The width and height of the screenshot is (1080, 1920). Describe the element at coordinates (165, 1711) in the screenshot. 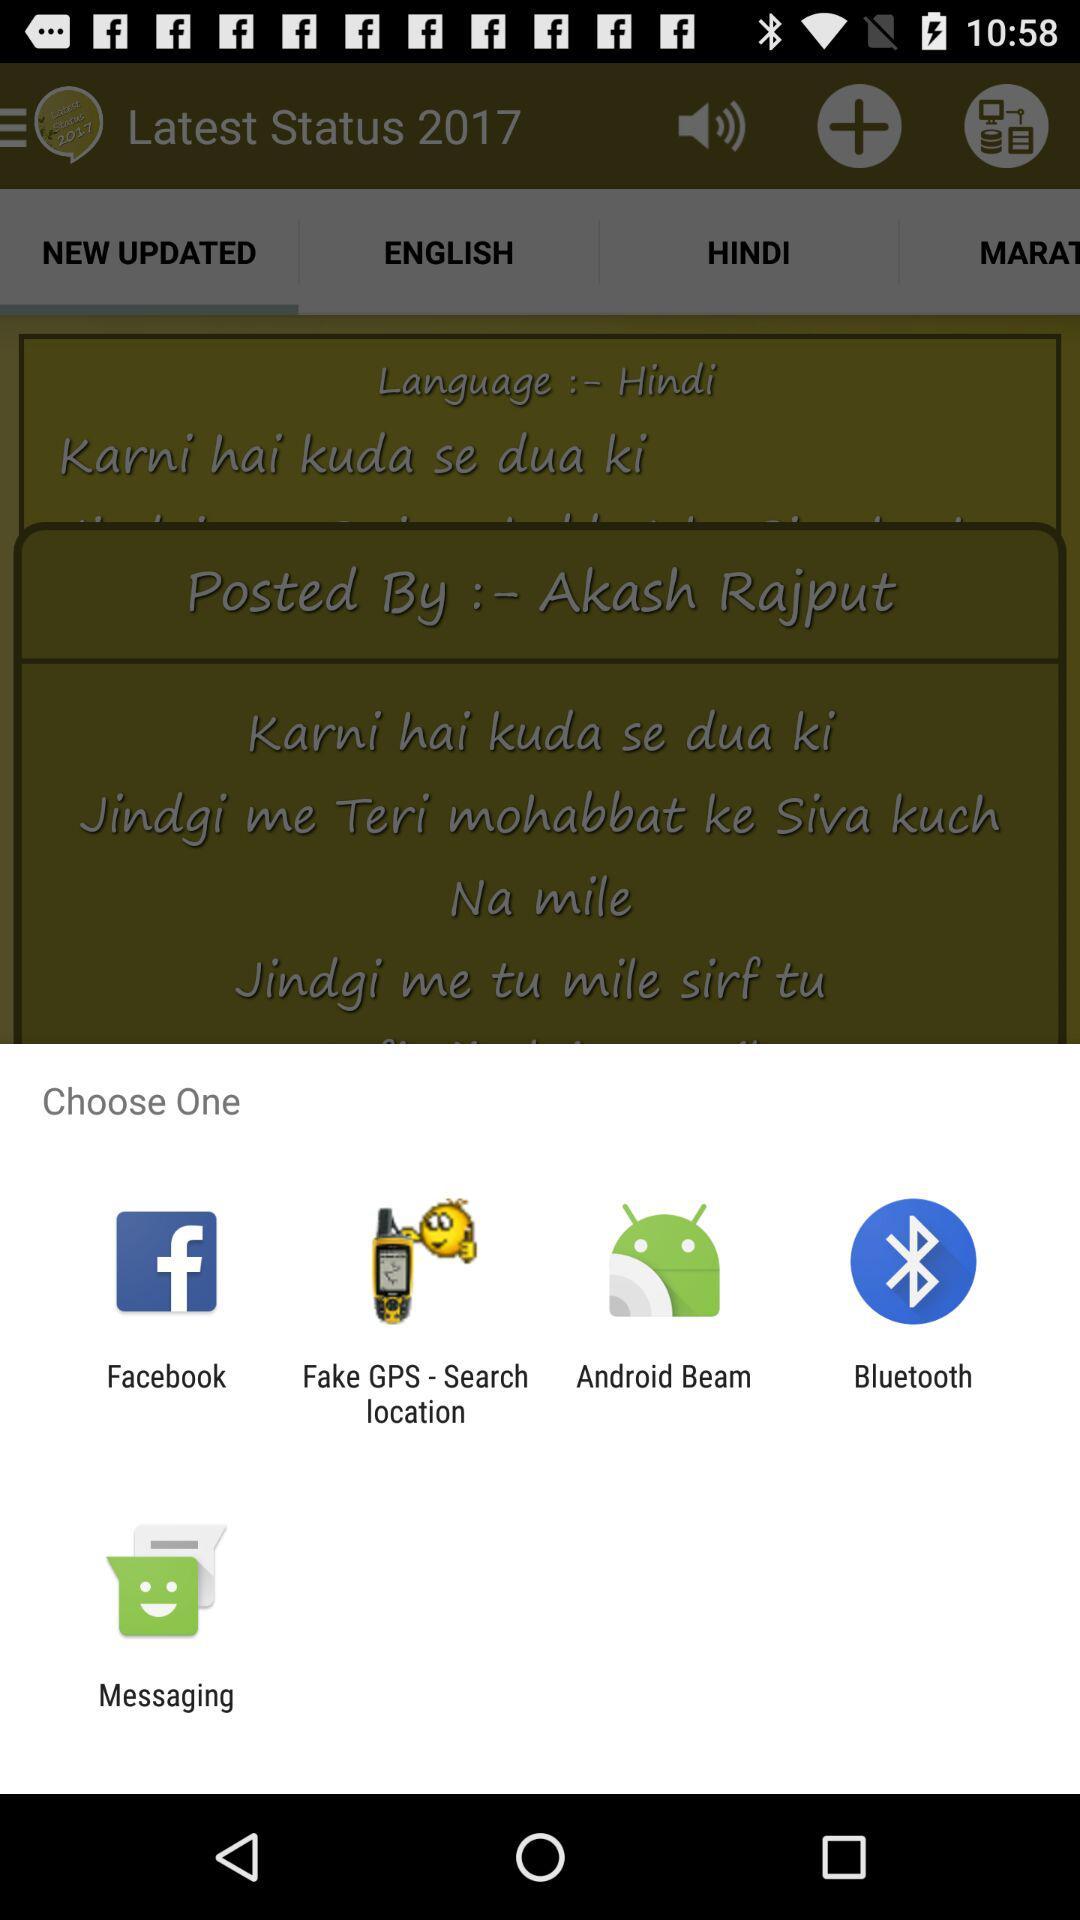

I see `messaging item` at that location.